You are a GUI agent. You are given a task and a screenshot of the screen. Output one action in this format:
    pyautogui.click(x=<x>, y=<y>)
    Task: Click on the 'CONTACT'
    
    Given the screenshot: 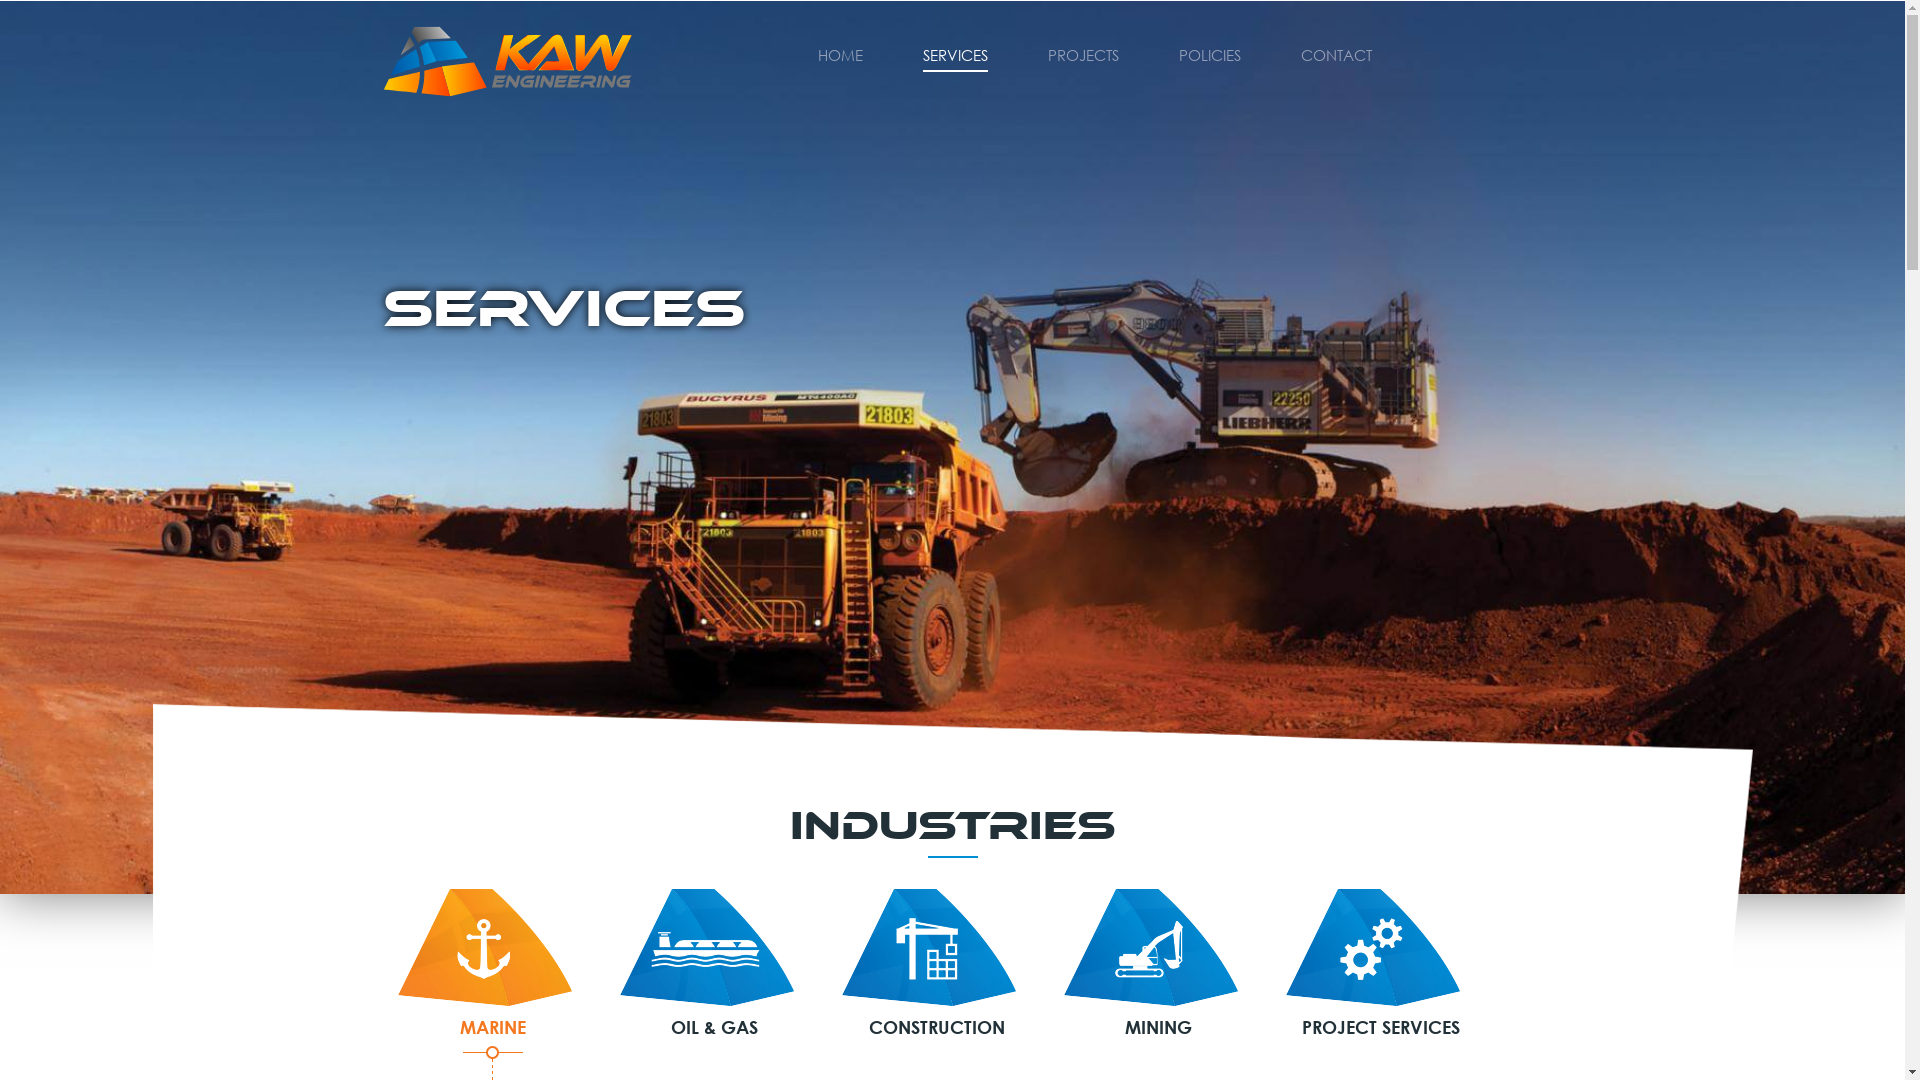 What is the action you would take?
    pyautogui.click(x=1300, y=52)
    